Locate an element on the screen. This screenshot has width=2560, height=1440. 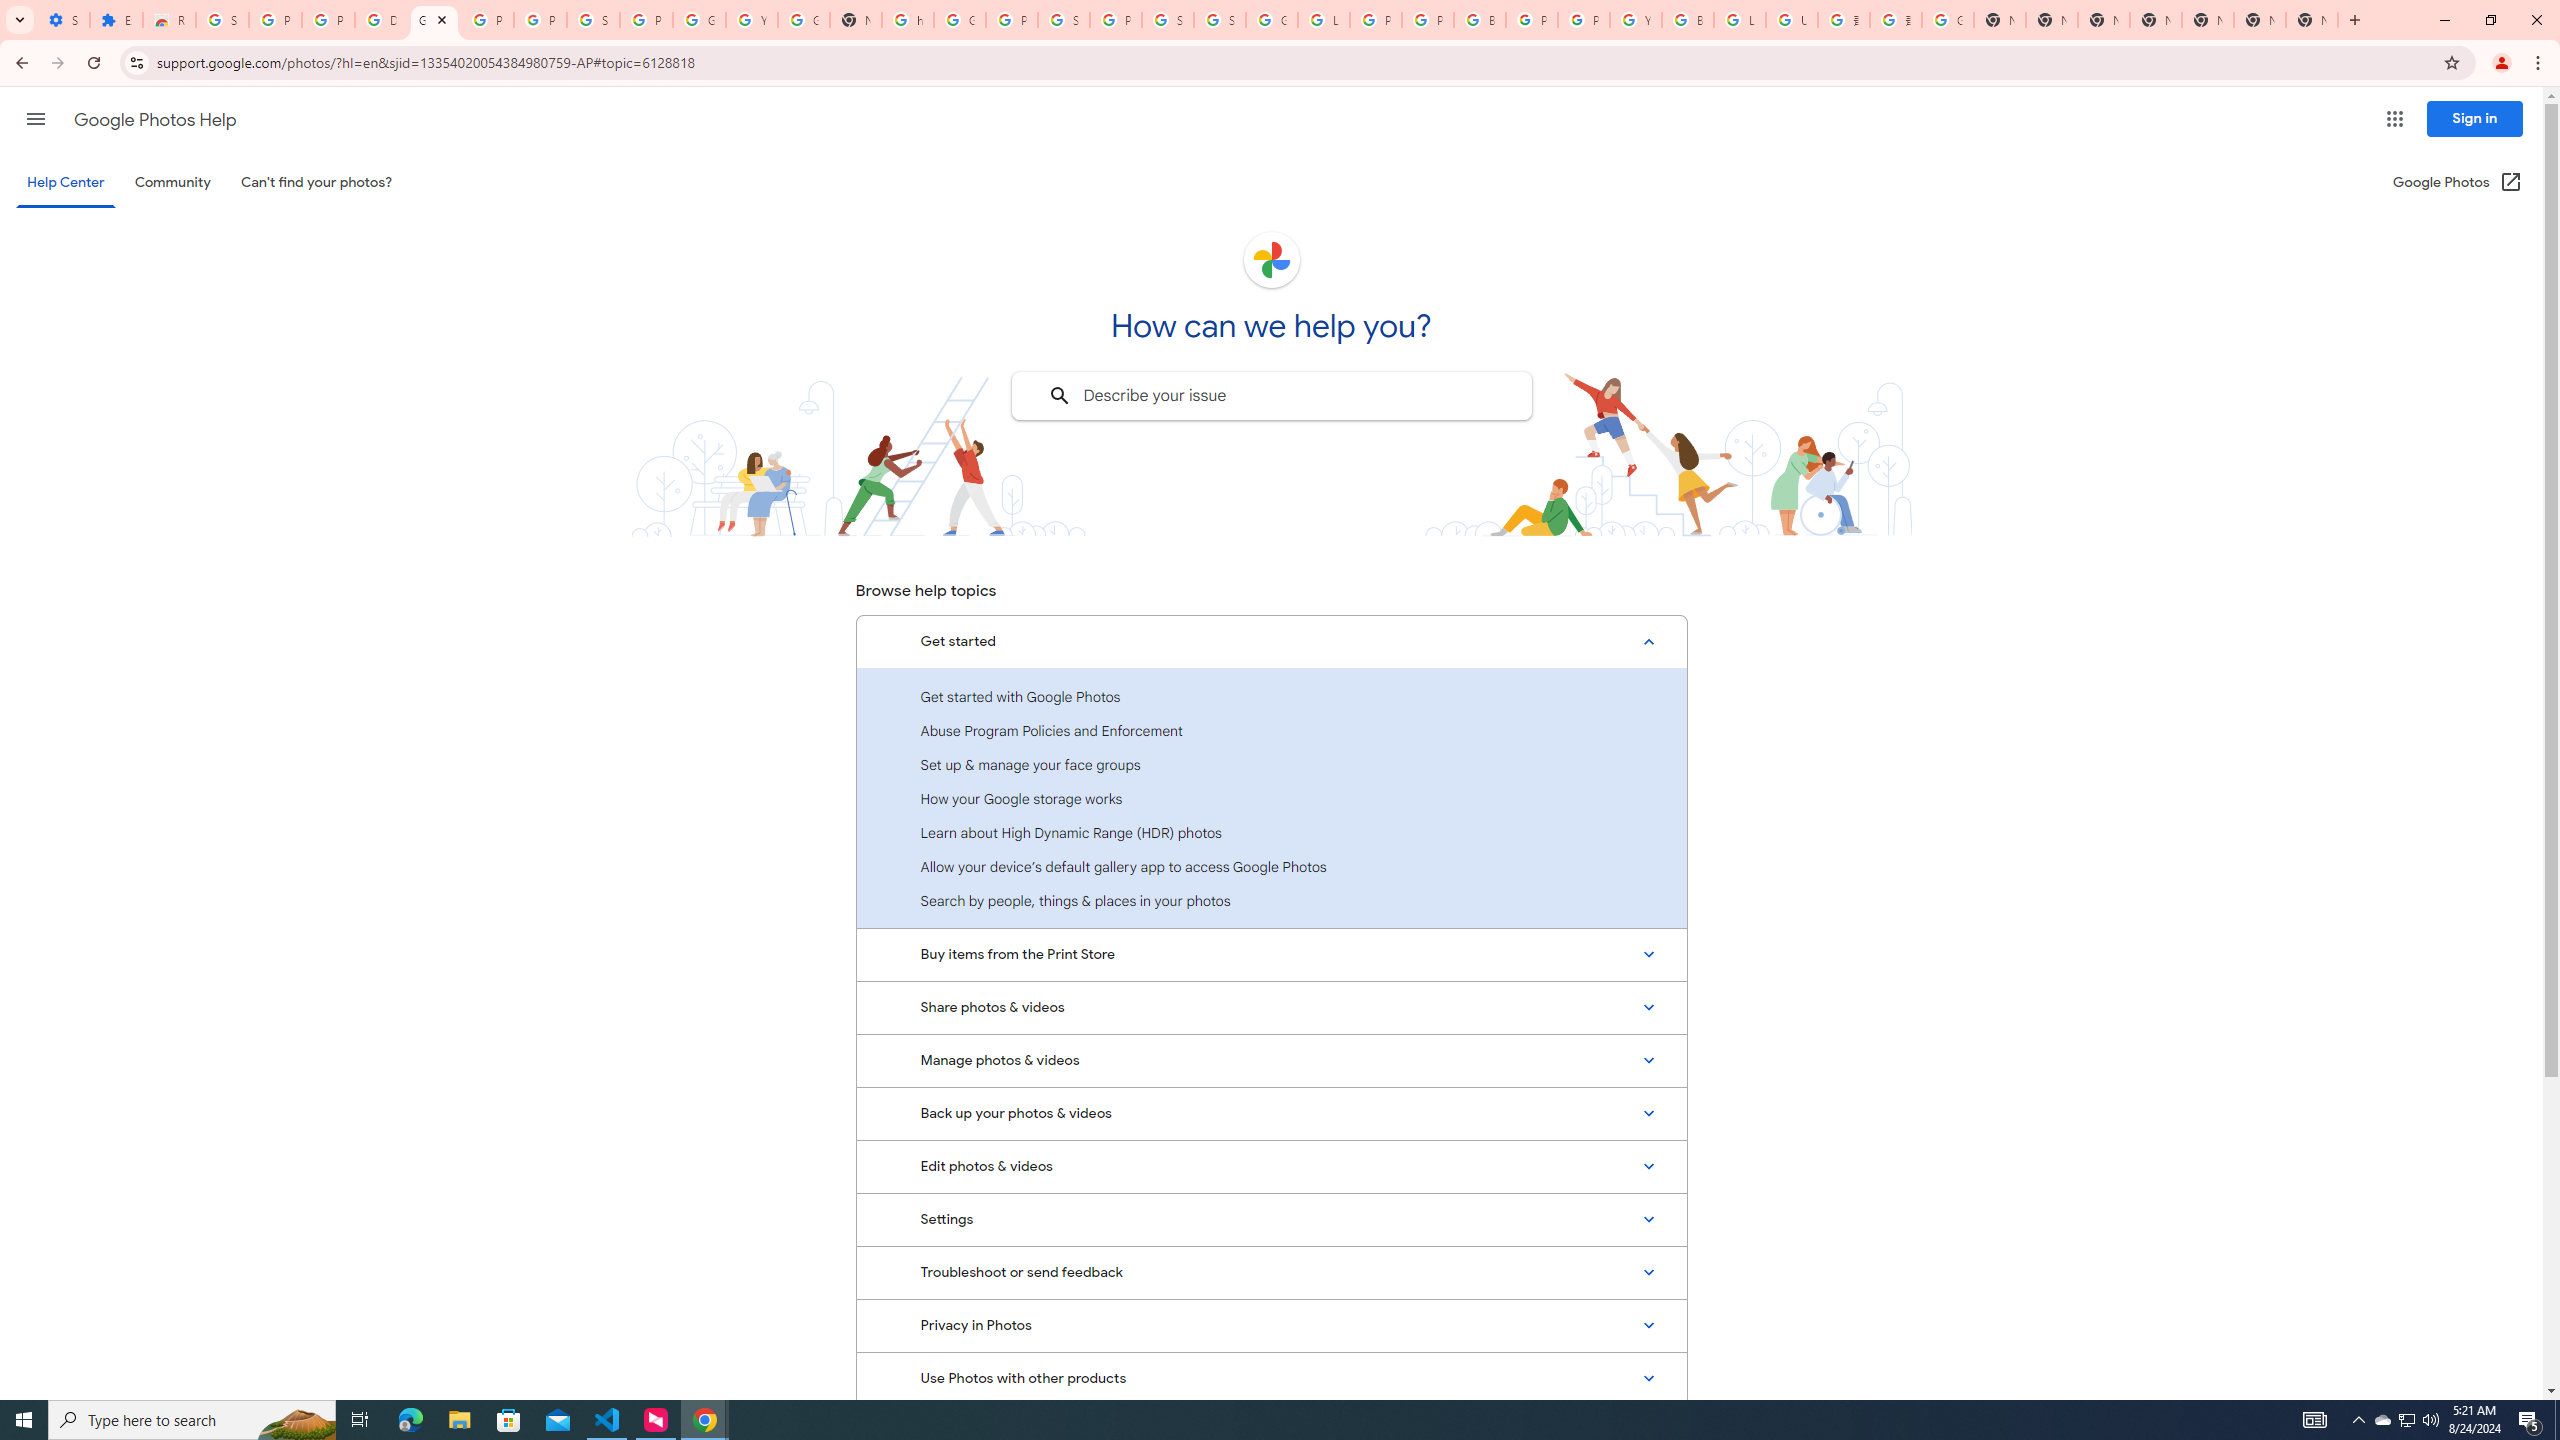
'Set up & manage your face groups' is located at coordinates (1271, 763).